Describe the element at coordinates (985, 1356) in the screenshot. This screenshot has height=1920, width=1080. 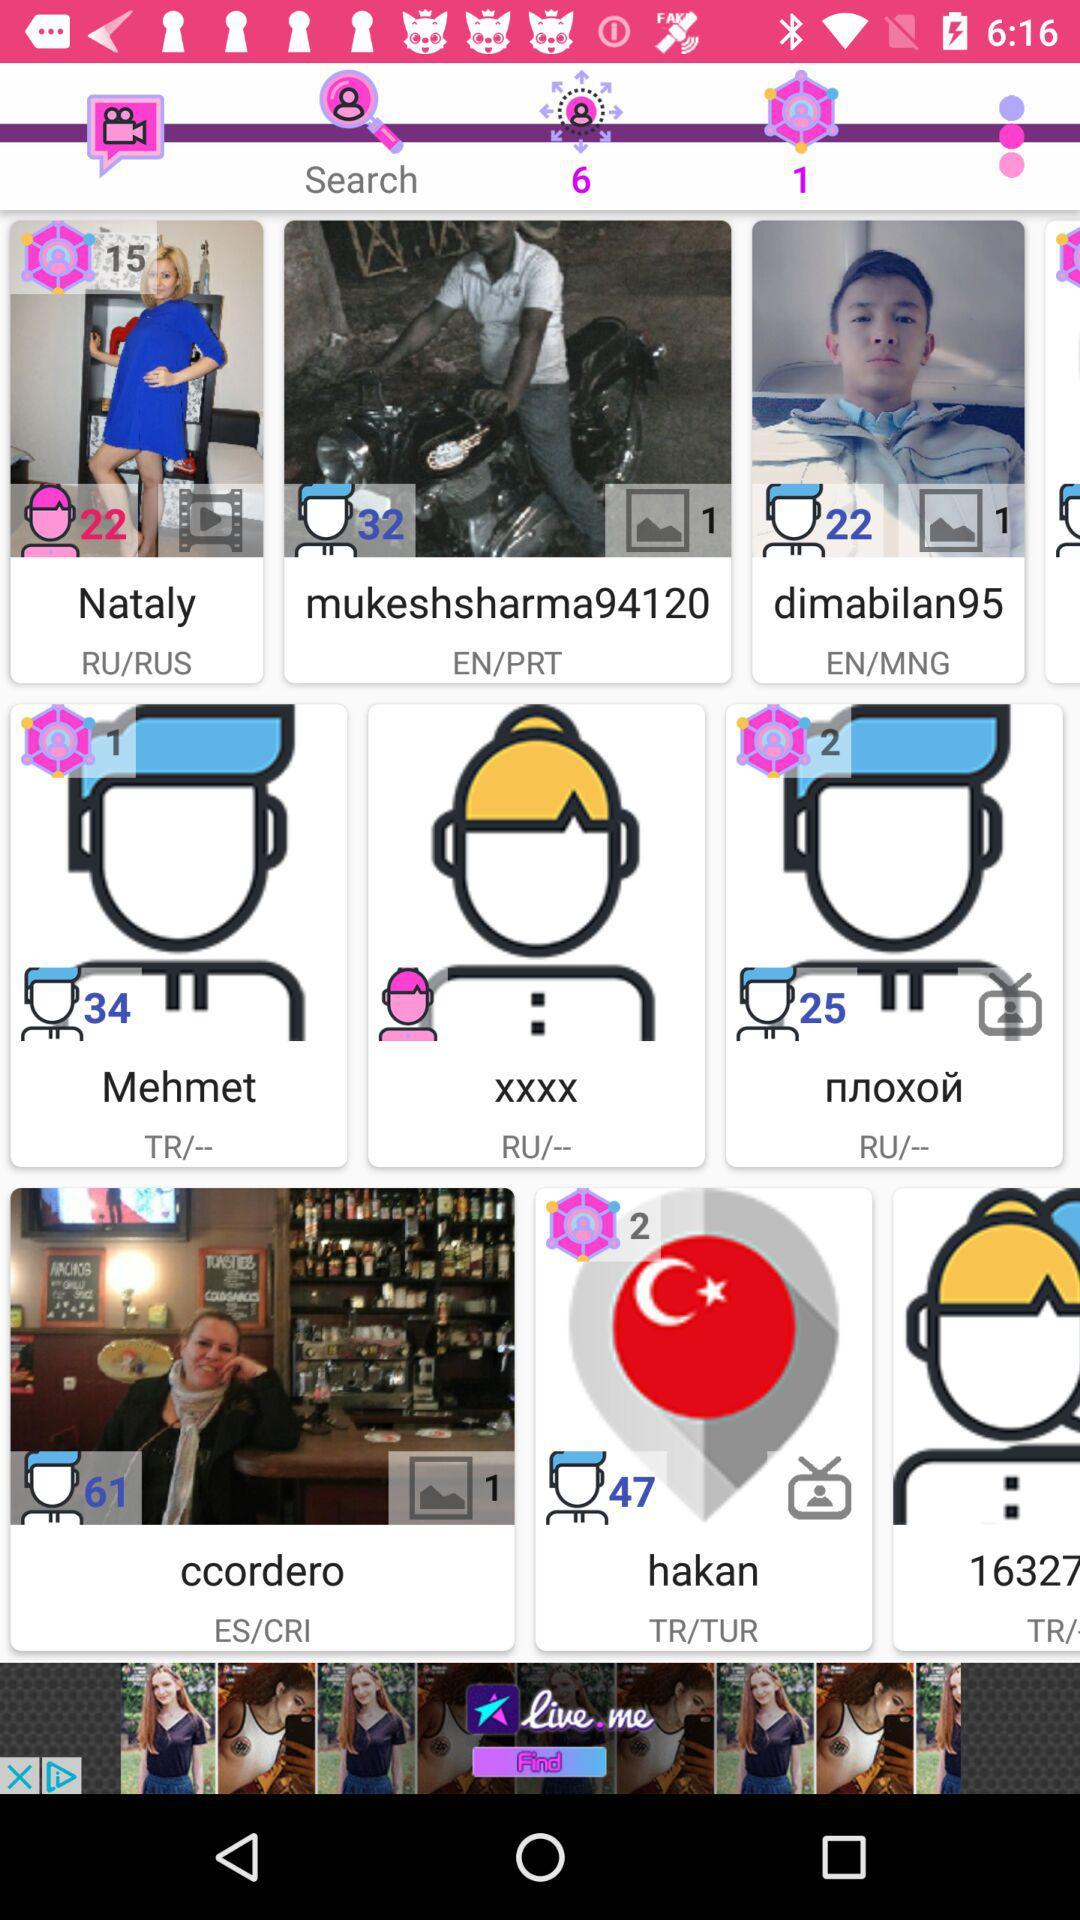
I see `tap to obtain profile information` at that location.